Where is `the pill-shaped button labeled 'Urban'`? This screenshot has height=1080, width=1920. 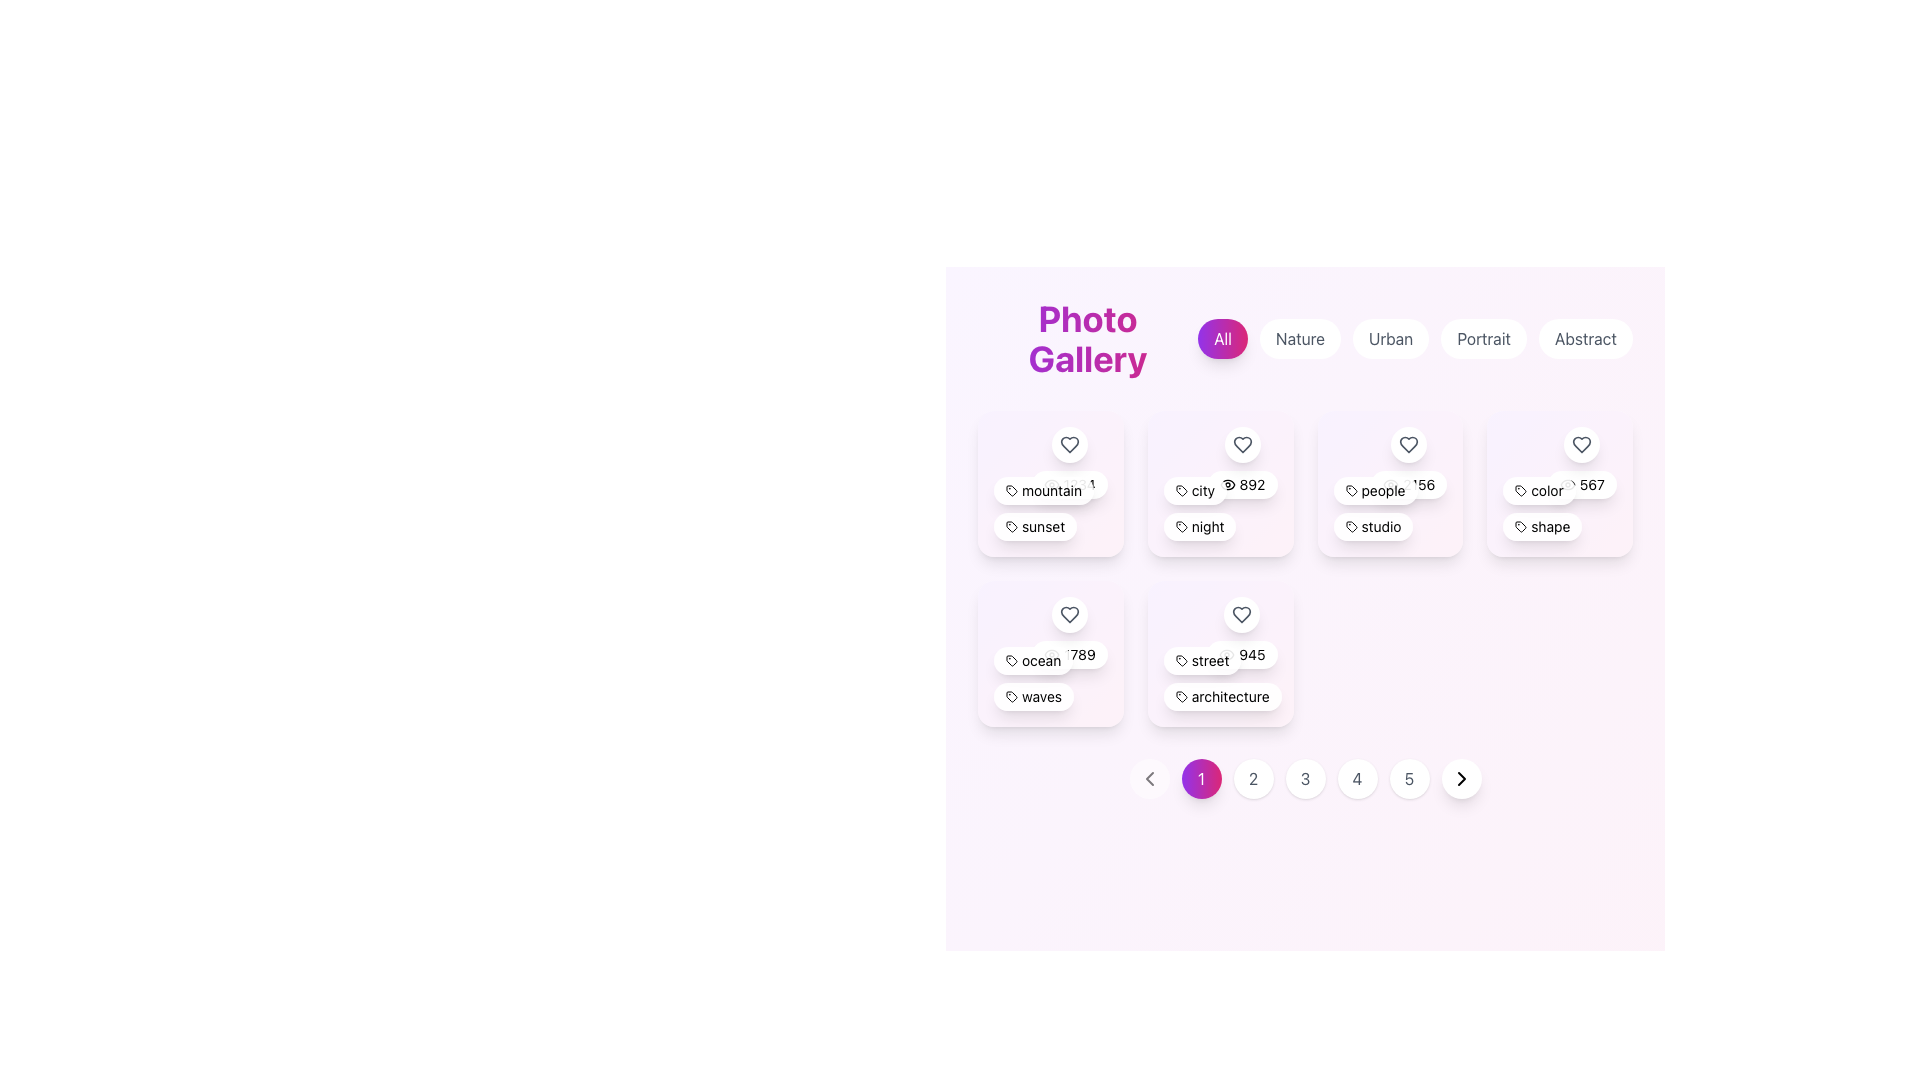
the pill-shaped button labeled 'Urban' is located at coordinates (1390, 338).